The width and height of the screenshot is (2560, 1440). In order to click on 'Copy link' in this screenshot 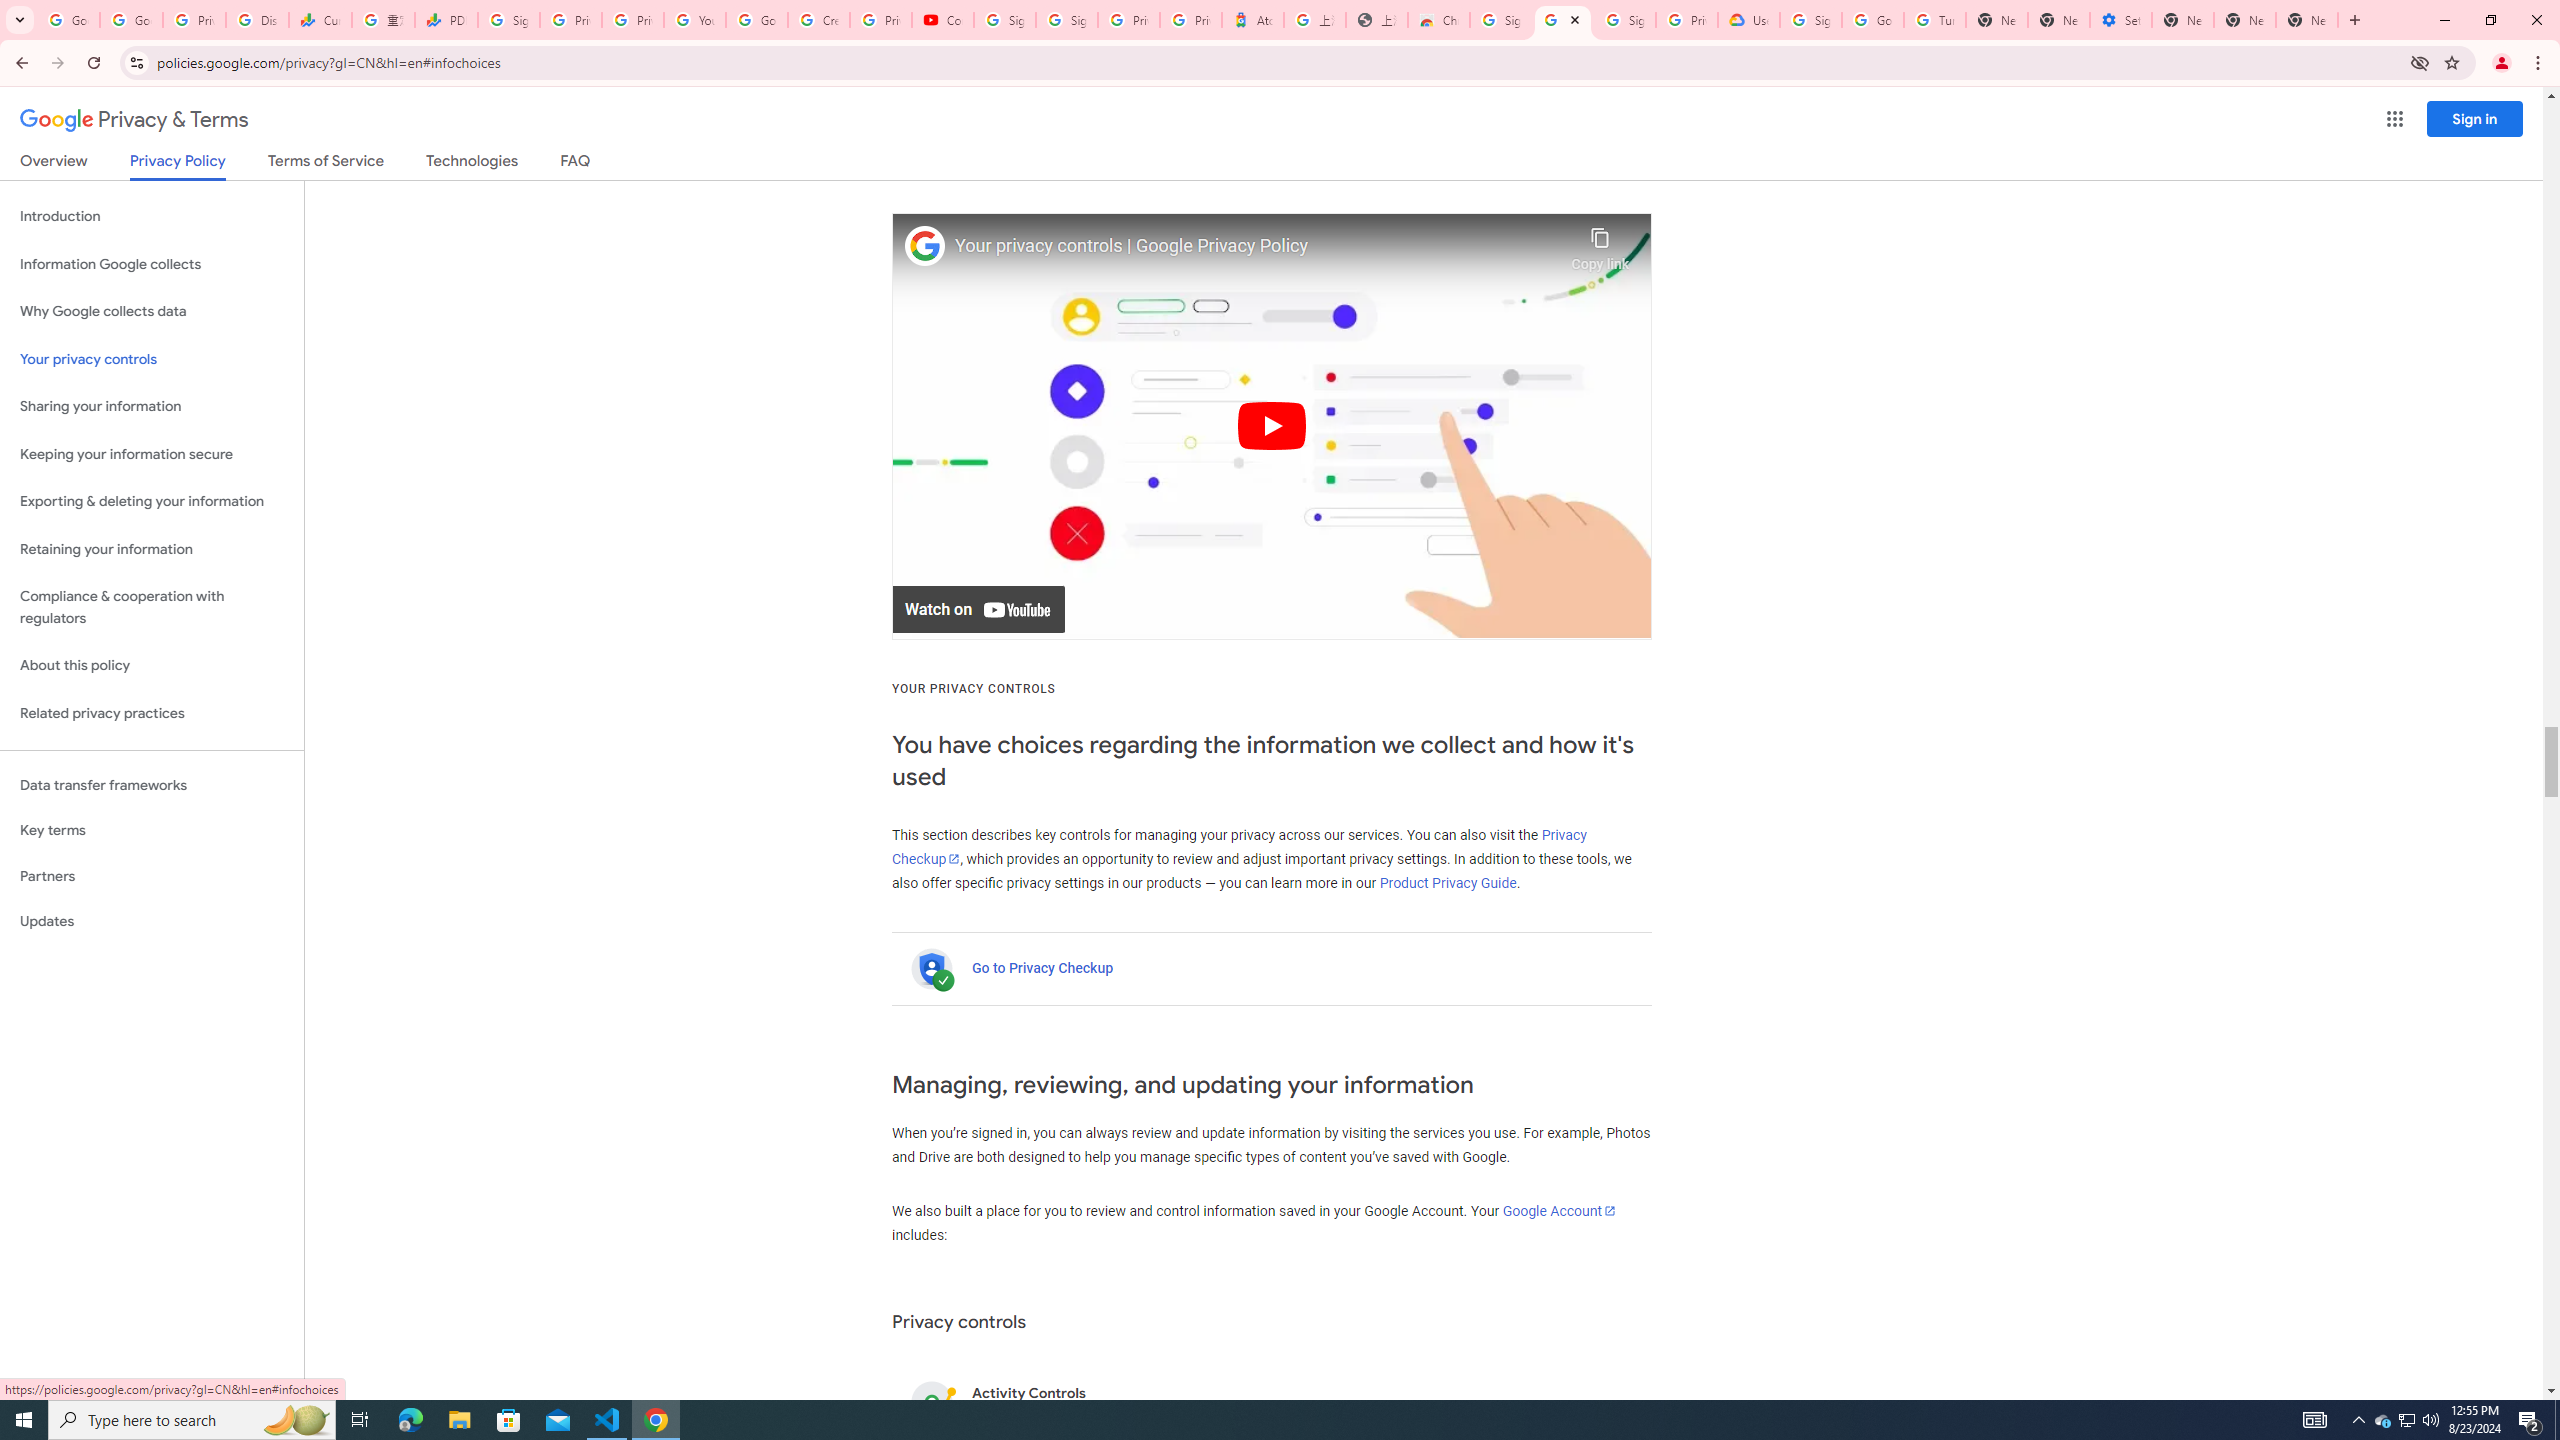, I will do `click(1599, 244)`.